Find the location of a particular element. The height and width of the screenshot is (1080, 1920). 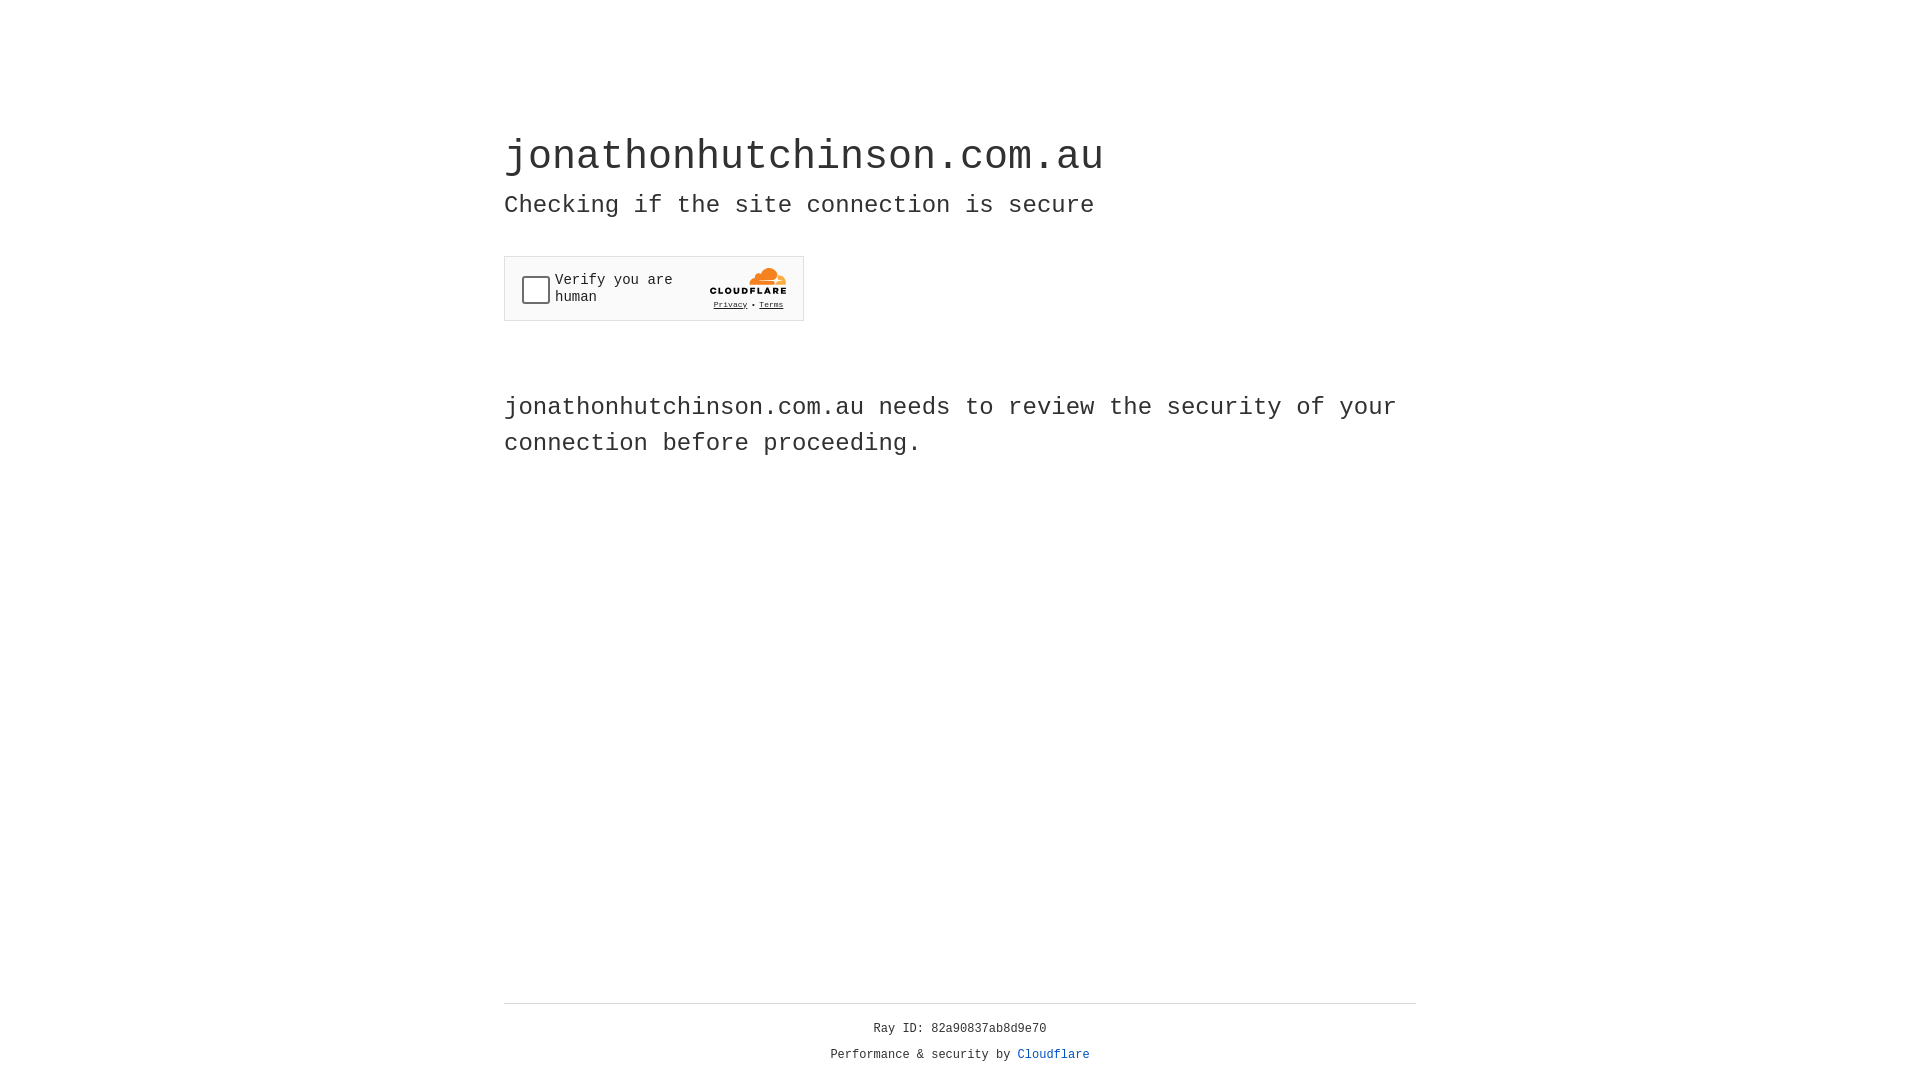

'Cloudflare' is located at coordinates (1053, 1054).